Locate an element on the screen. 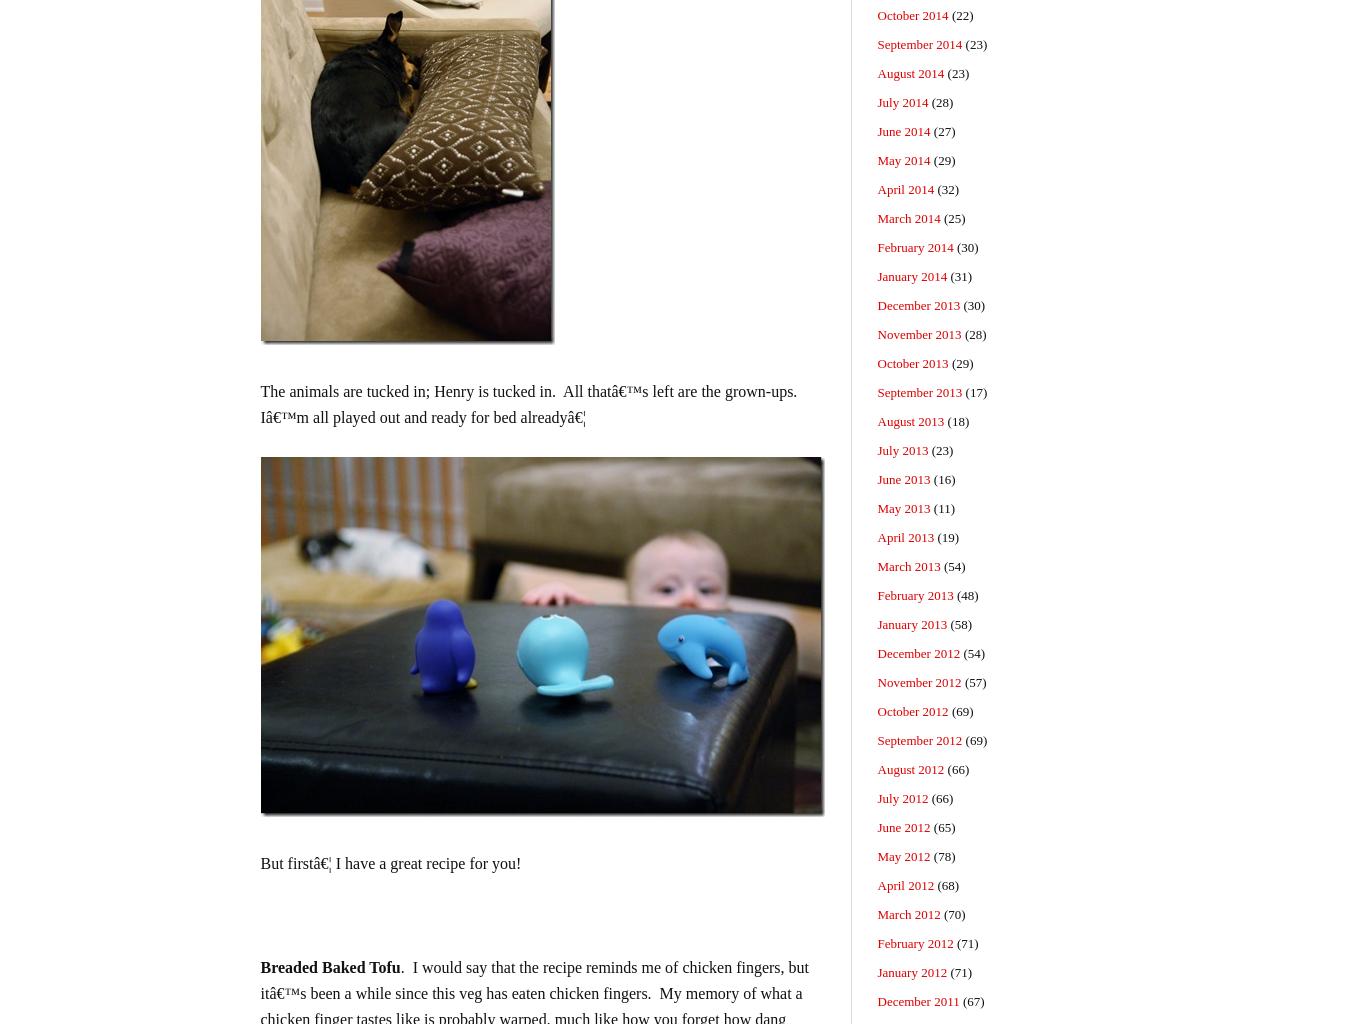 This screenshot has height=1024, width=1366. '(22)' is located at coordinates (960, 15).